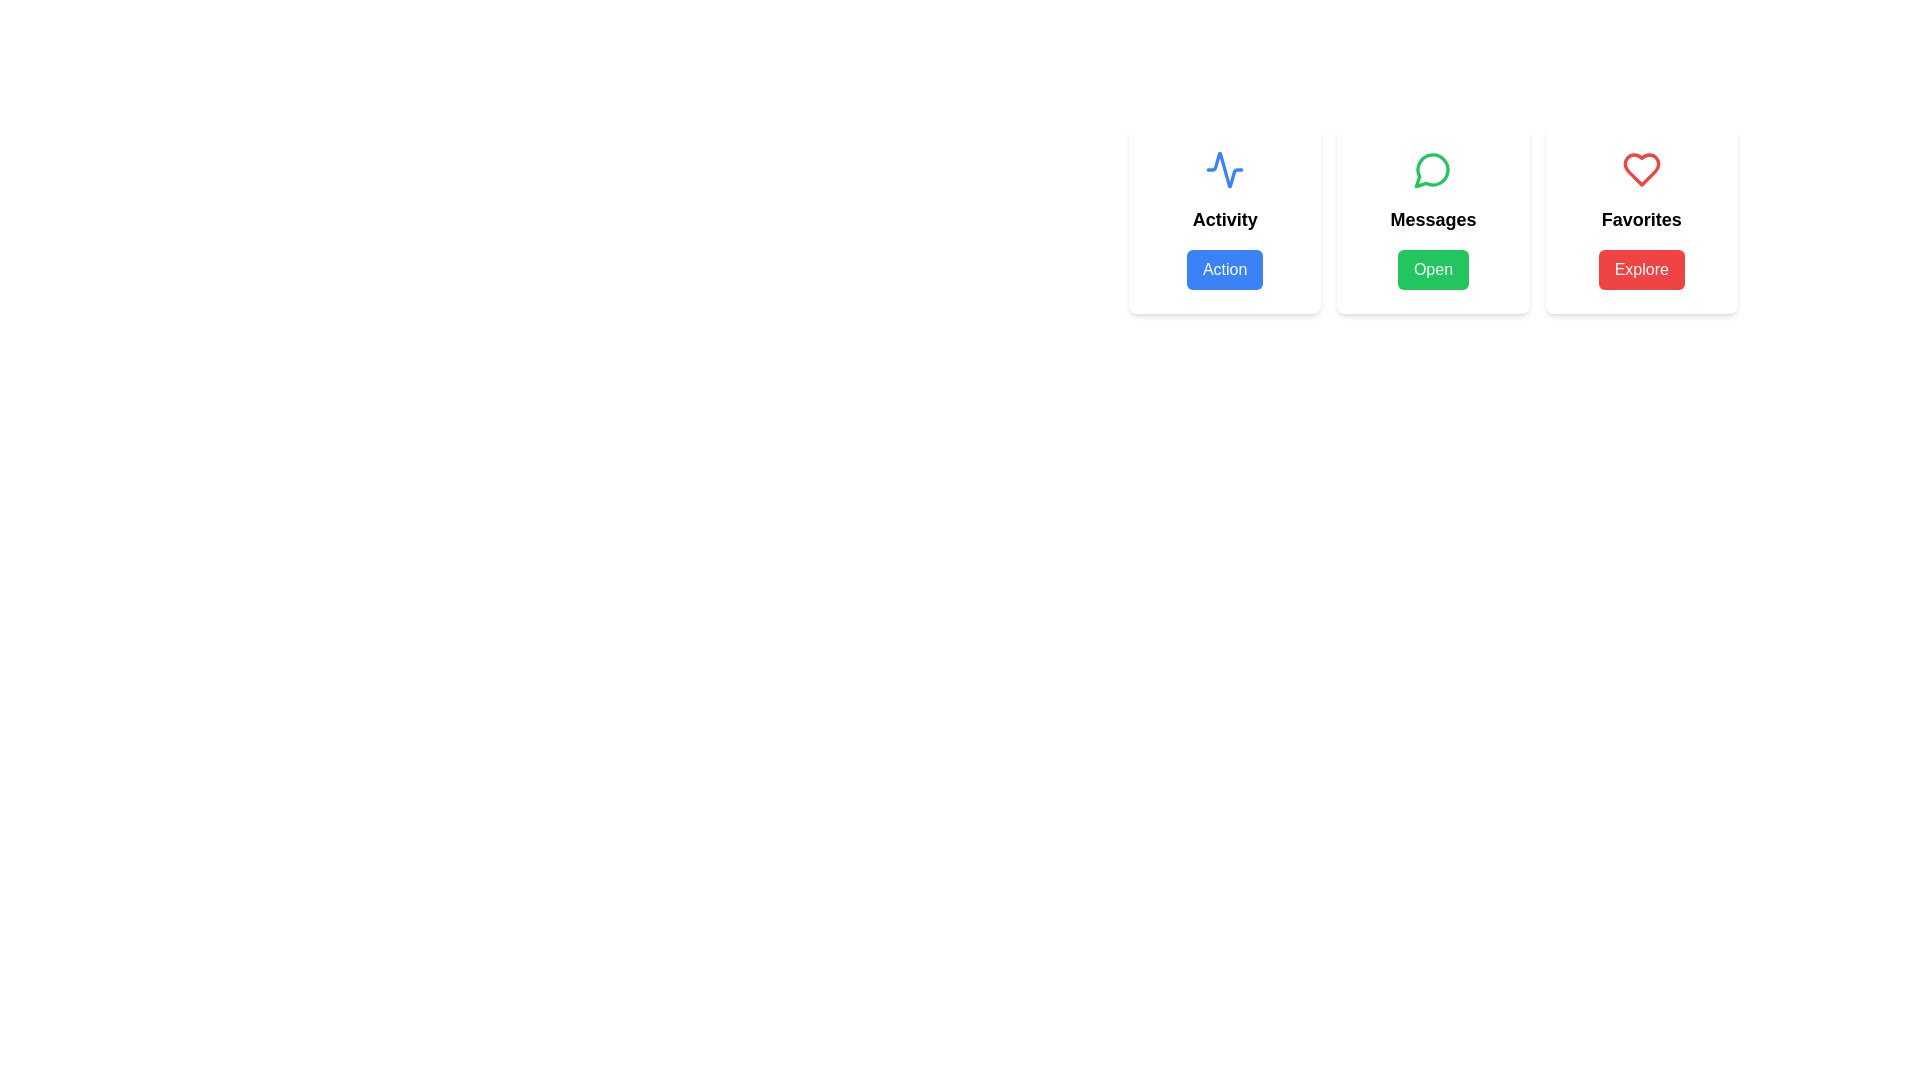 The height and width of the screenshot is (1080, 1920). Describe the element at coordinates (1641, 270) in the screenshot. I see `the 'Explore' button, which is a rectangular button with a red background and white bold text, located beneath the 'Favorites' title in the rightmost card` at that location.